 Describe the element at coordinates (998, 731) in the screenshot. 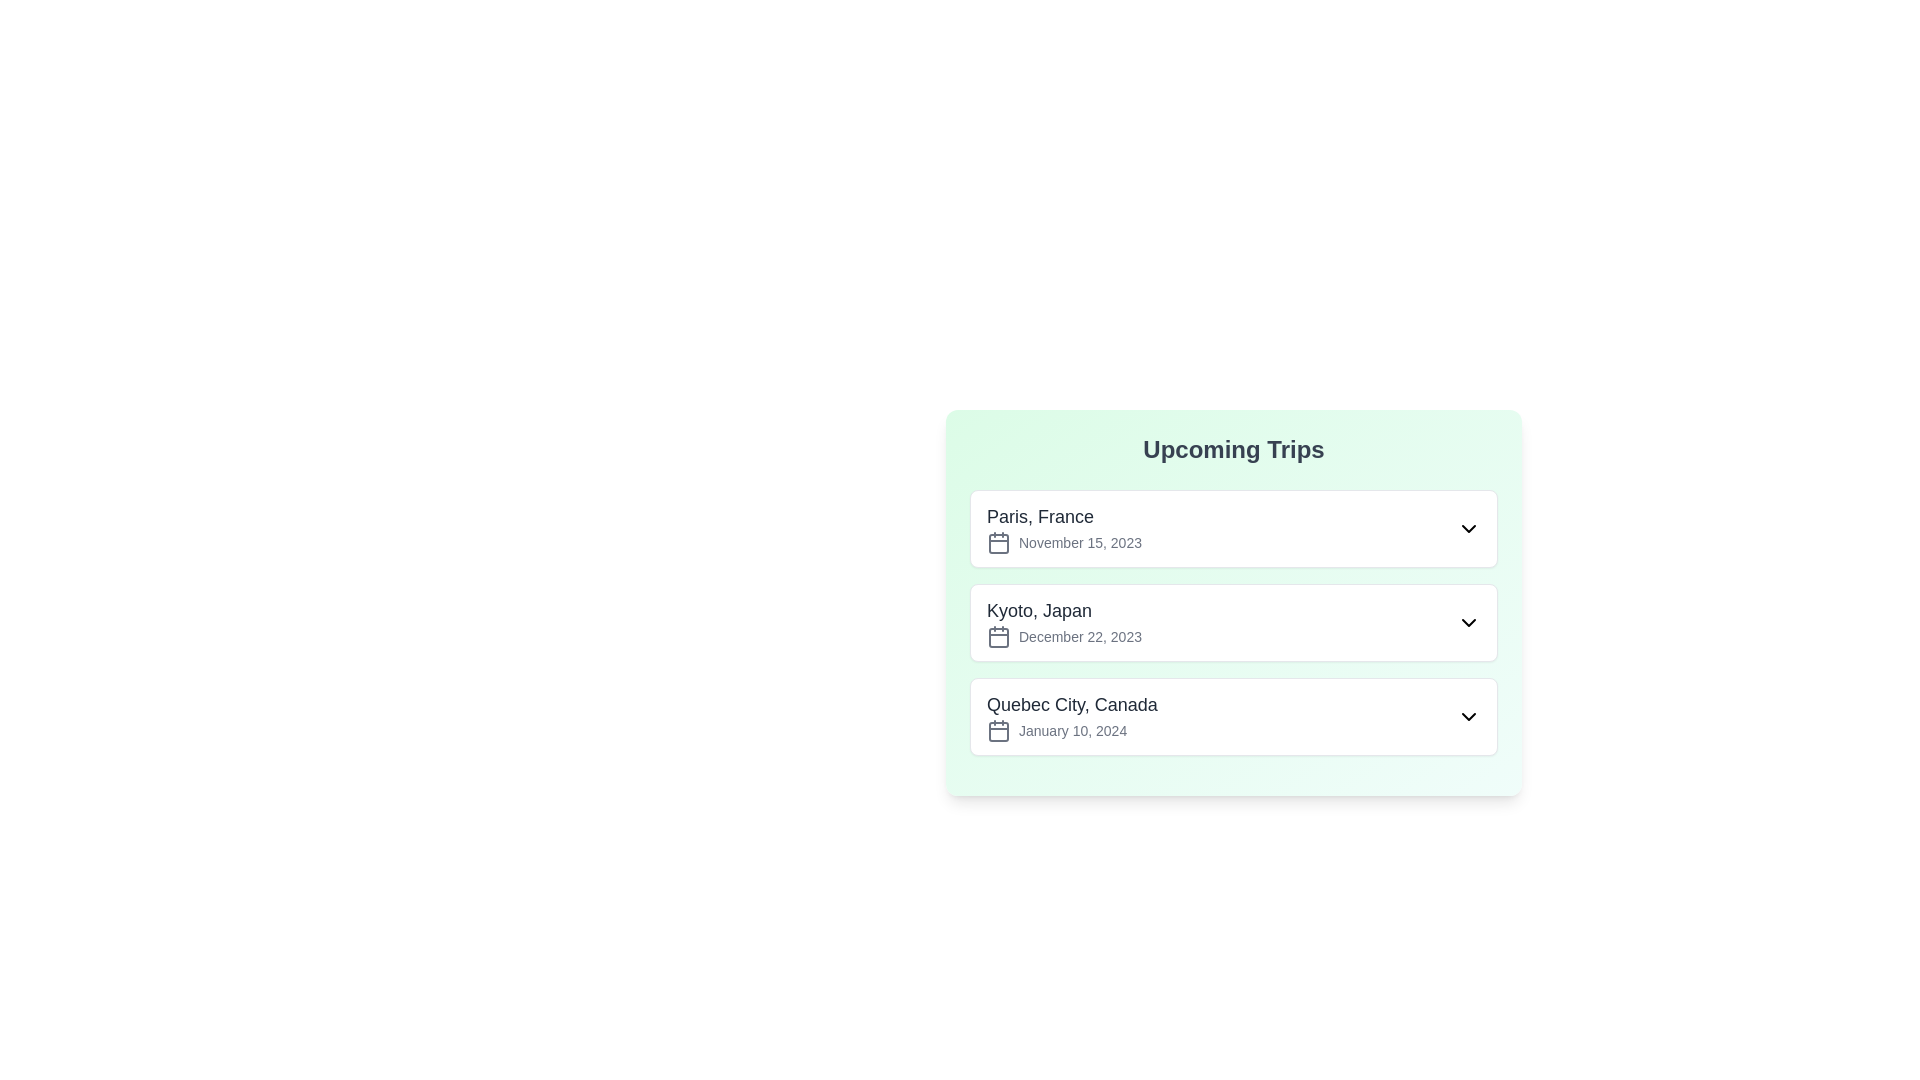

I see `the calendar icon element located to the left of the date text 'January 10, 2024' under the 'Upcoming Trips' header, aligned with 'Quebec City, Canada'` at that location.